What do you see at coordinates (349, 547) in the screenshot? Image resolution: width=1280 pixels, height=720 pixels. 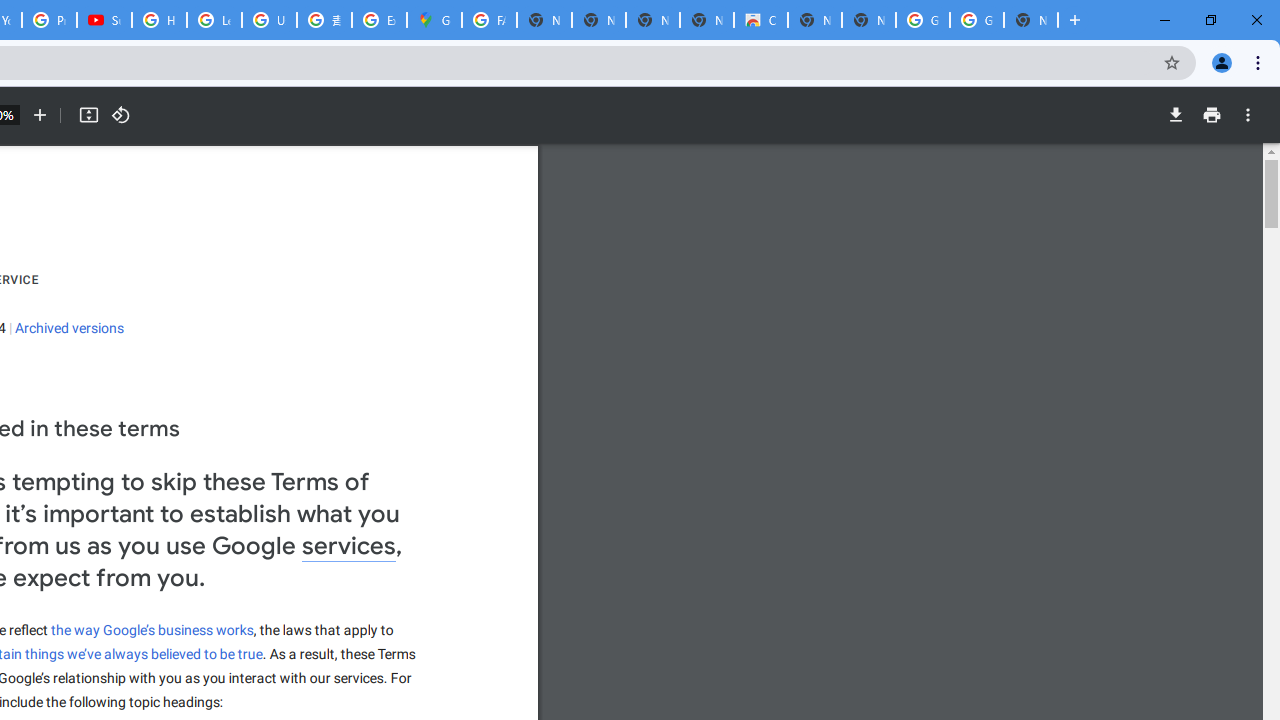 I see `'services'` at bounding box center [349, 547].